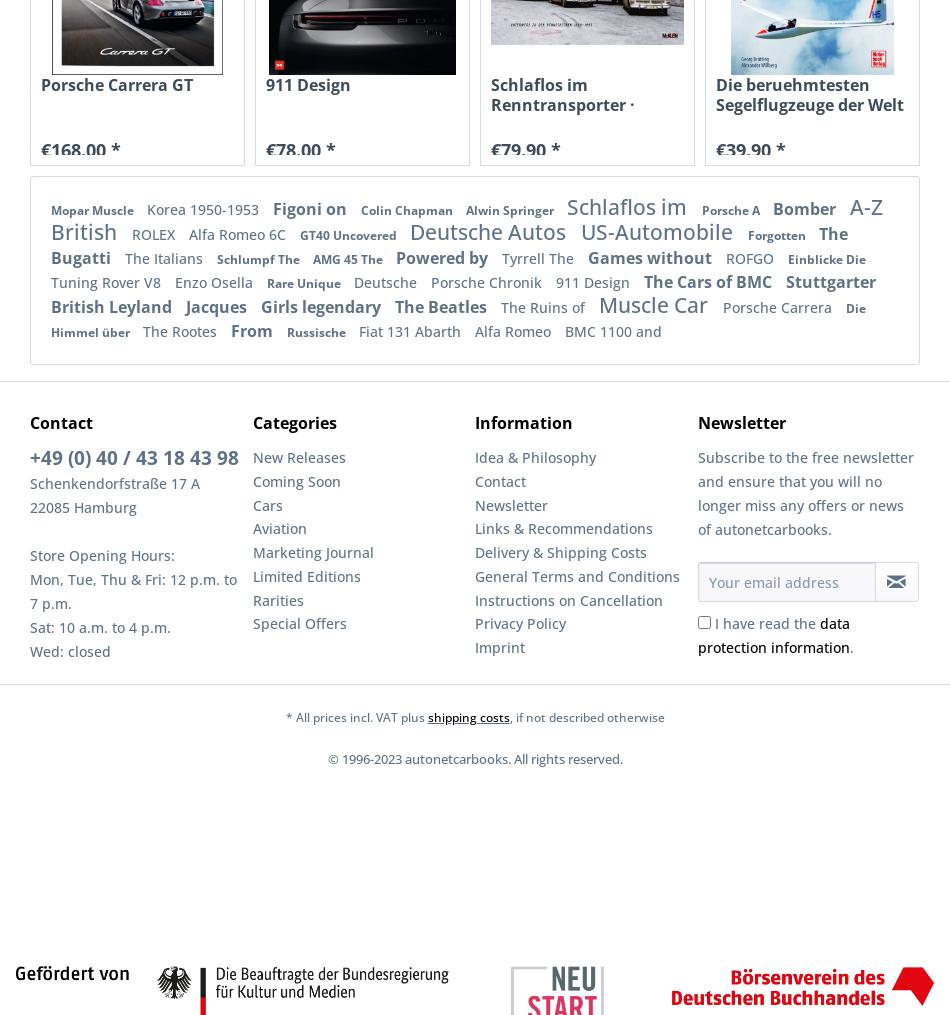  I want to click on 'Einblicke Die', so click(825, 258).